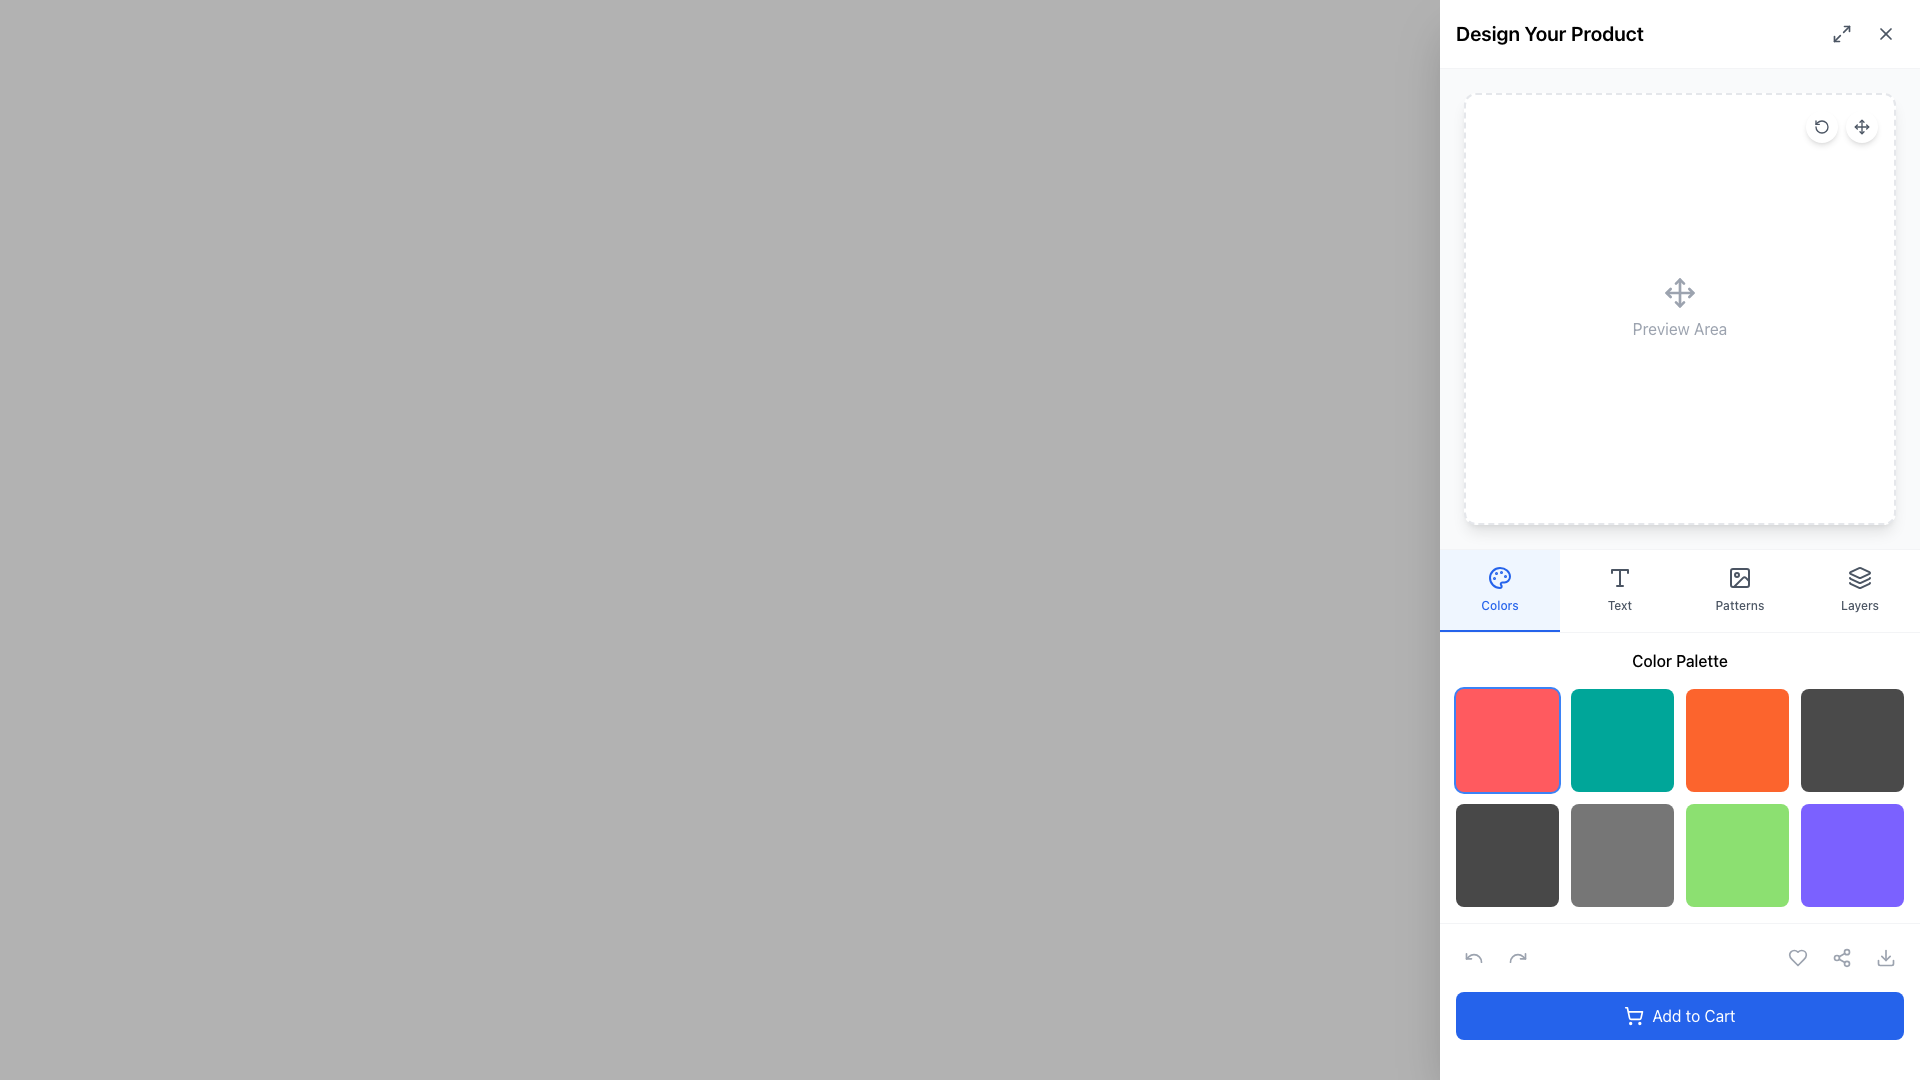 The width and height of the screenshot is (1920, 1080). Describe the element at coordinates (1622, 740) in the screenshot. I see `the Color selection button with a teal background located in the second column of the first row within the 'Color Palette' section` at that location.